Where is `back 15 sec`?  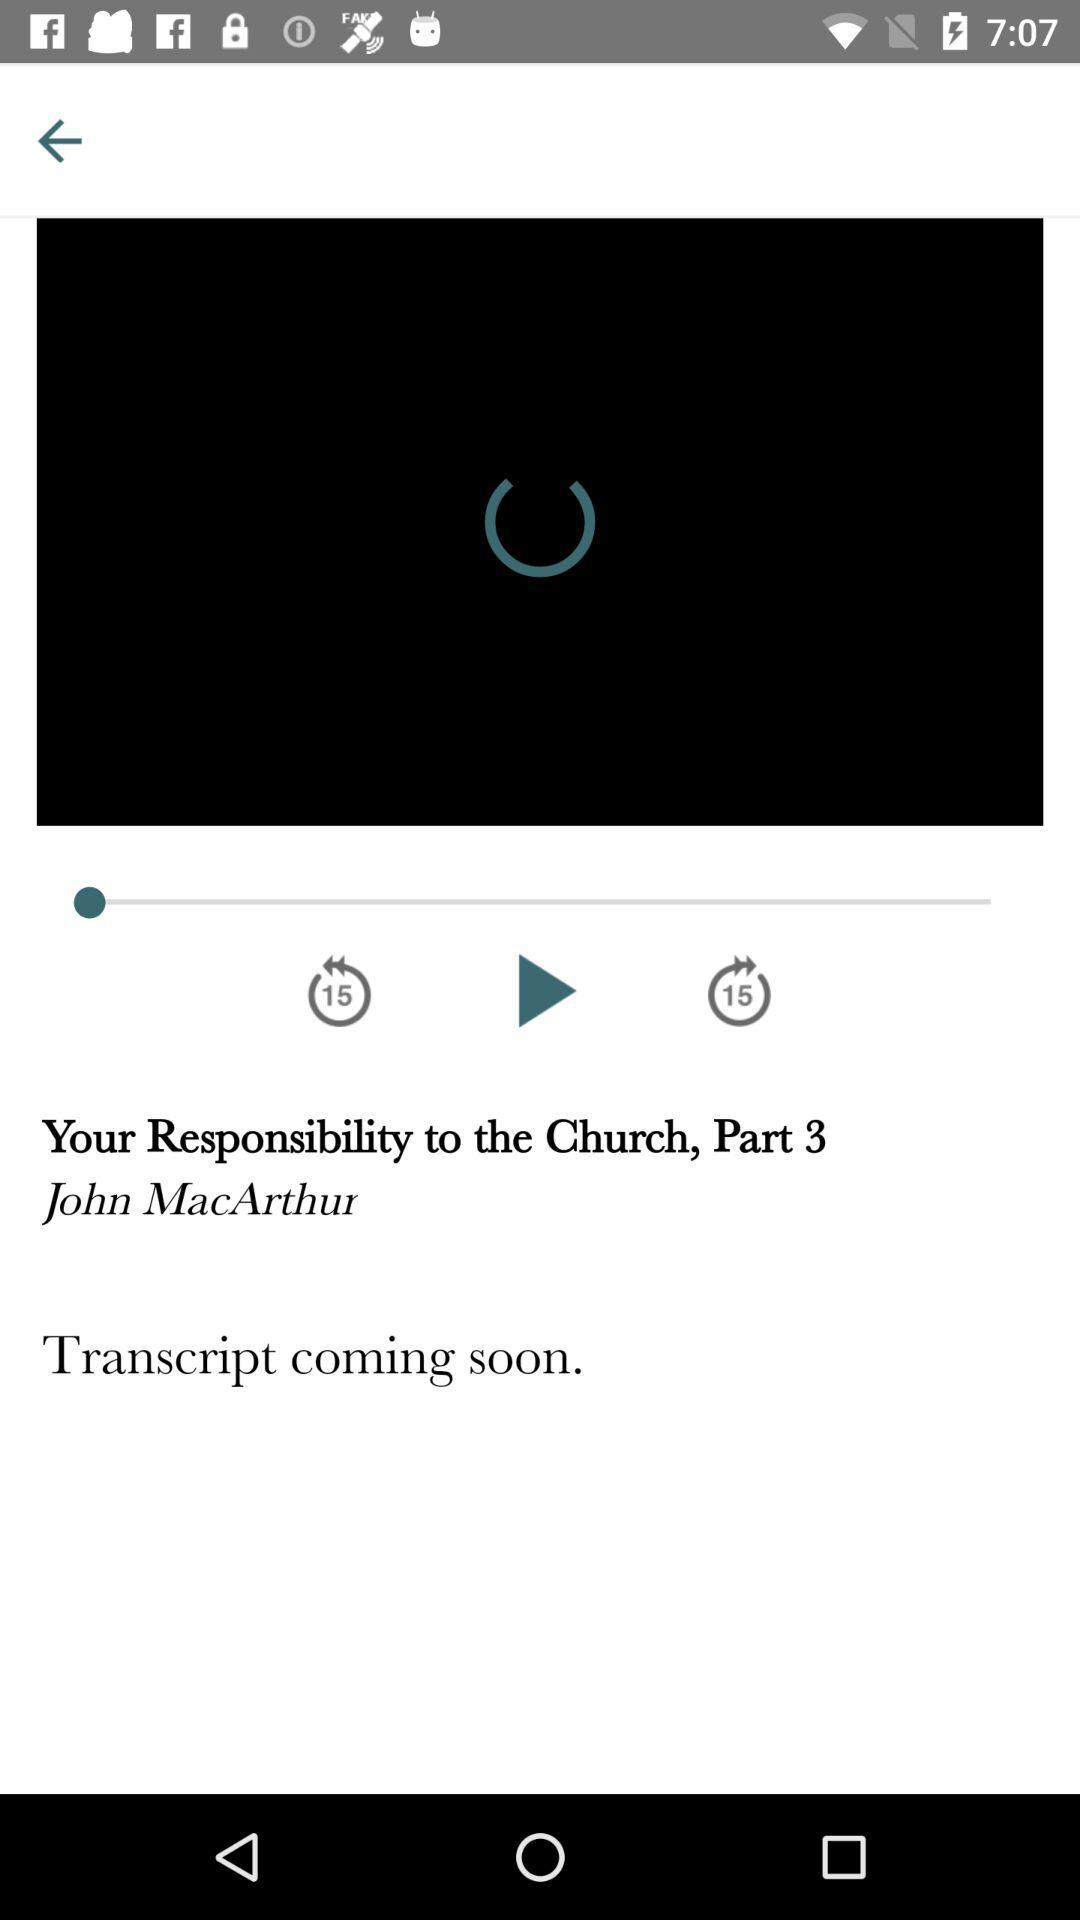
back 15 sec is located at coordinates (338, 990).